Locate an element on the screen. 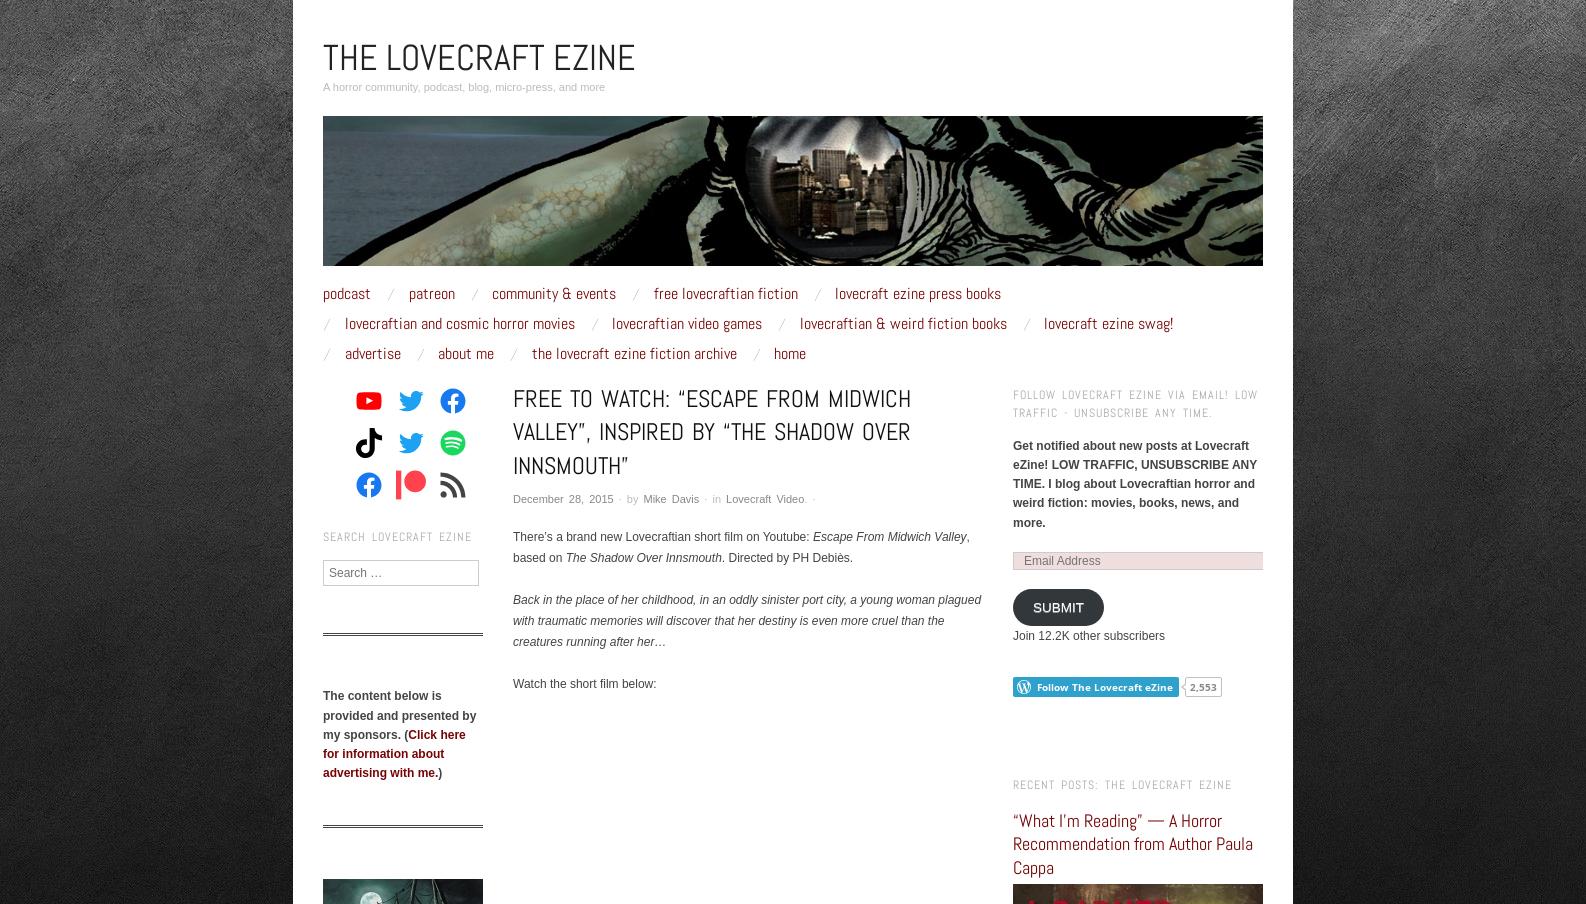 The width and height of the screenshot is (1586, 904). 'There’s a brand new Lovecraftian short film on Youtube:' is located at coordinates (662, 536).